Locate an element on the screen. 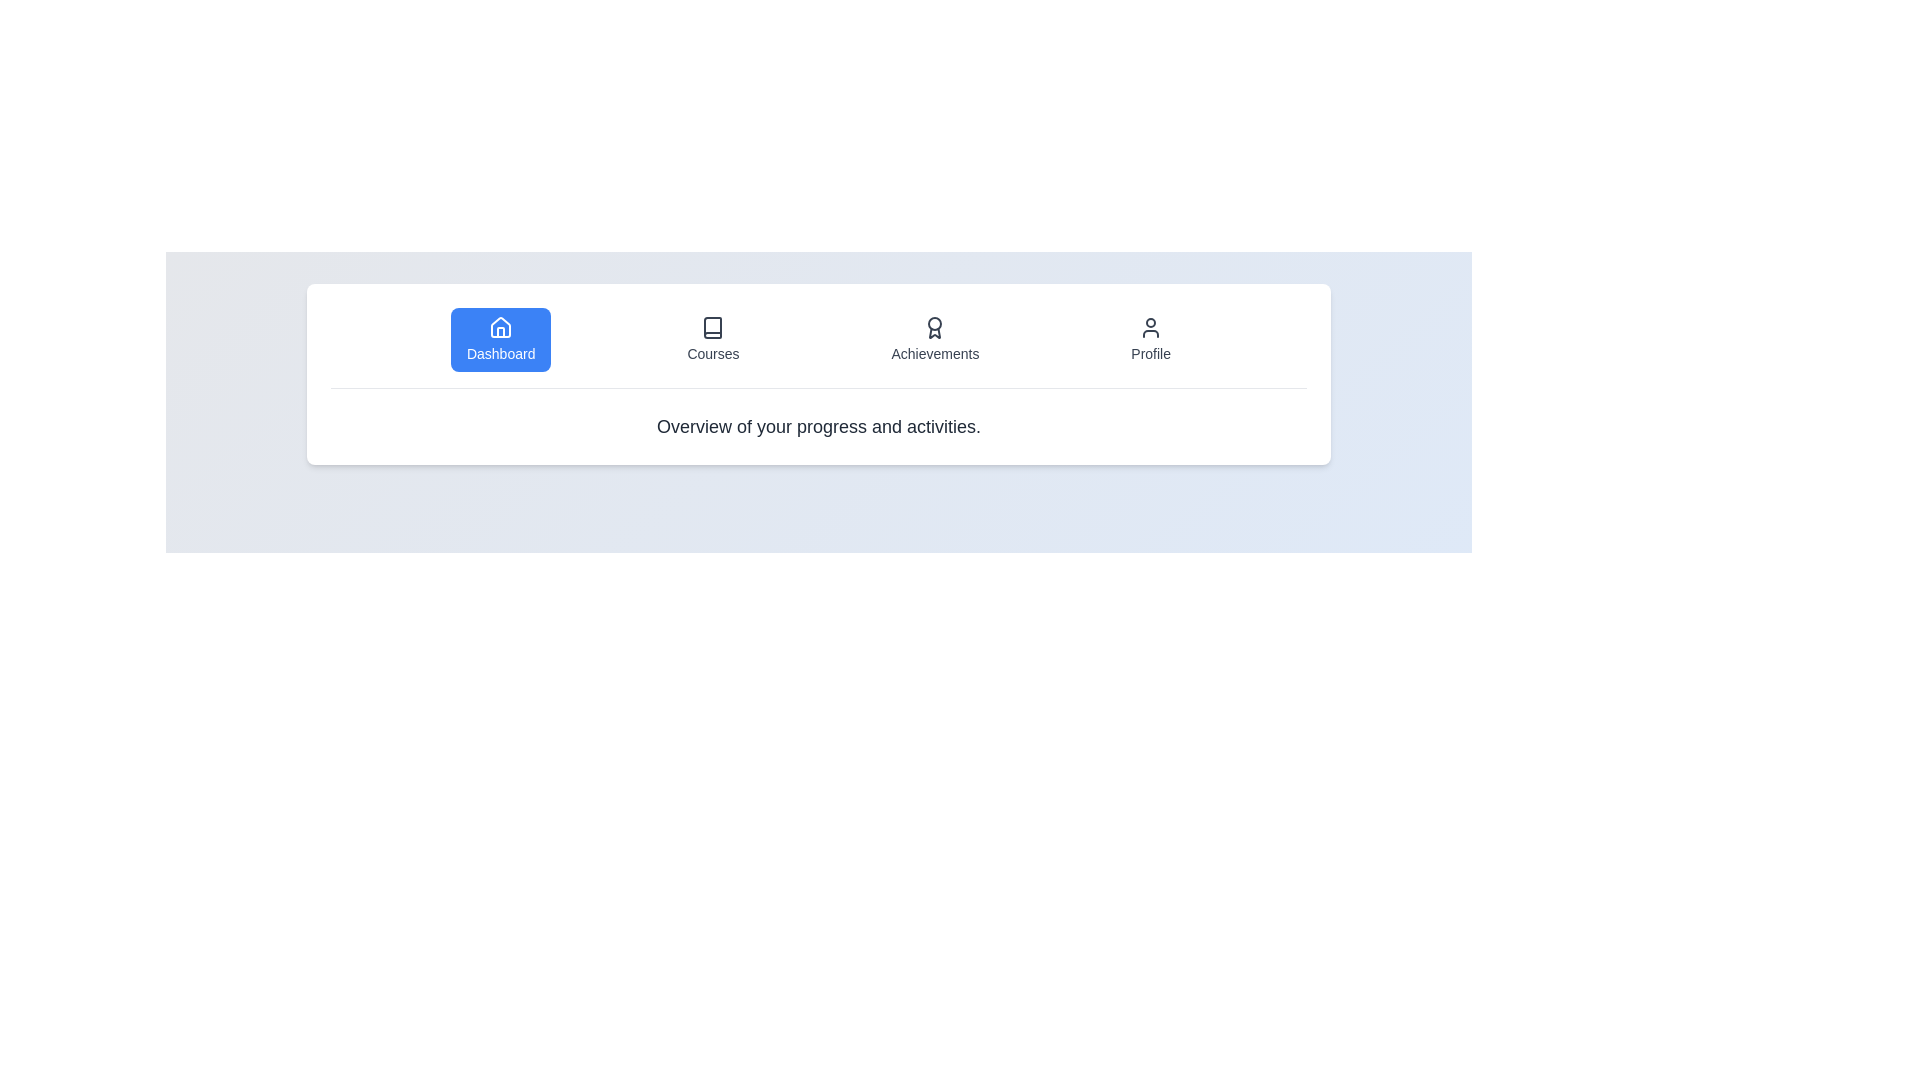 This screenshot has width=1920, height=1080. the award icon located in the 'Achievements' section, which is represented by a circular badge with two ribbons and is positioned above the text label 'Achievements' is located at coordinates (934, 326).